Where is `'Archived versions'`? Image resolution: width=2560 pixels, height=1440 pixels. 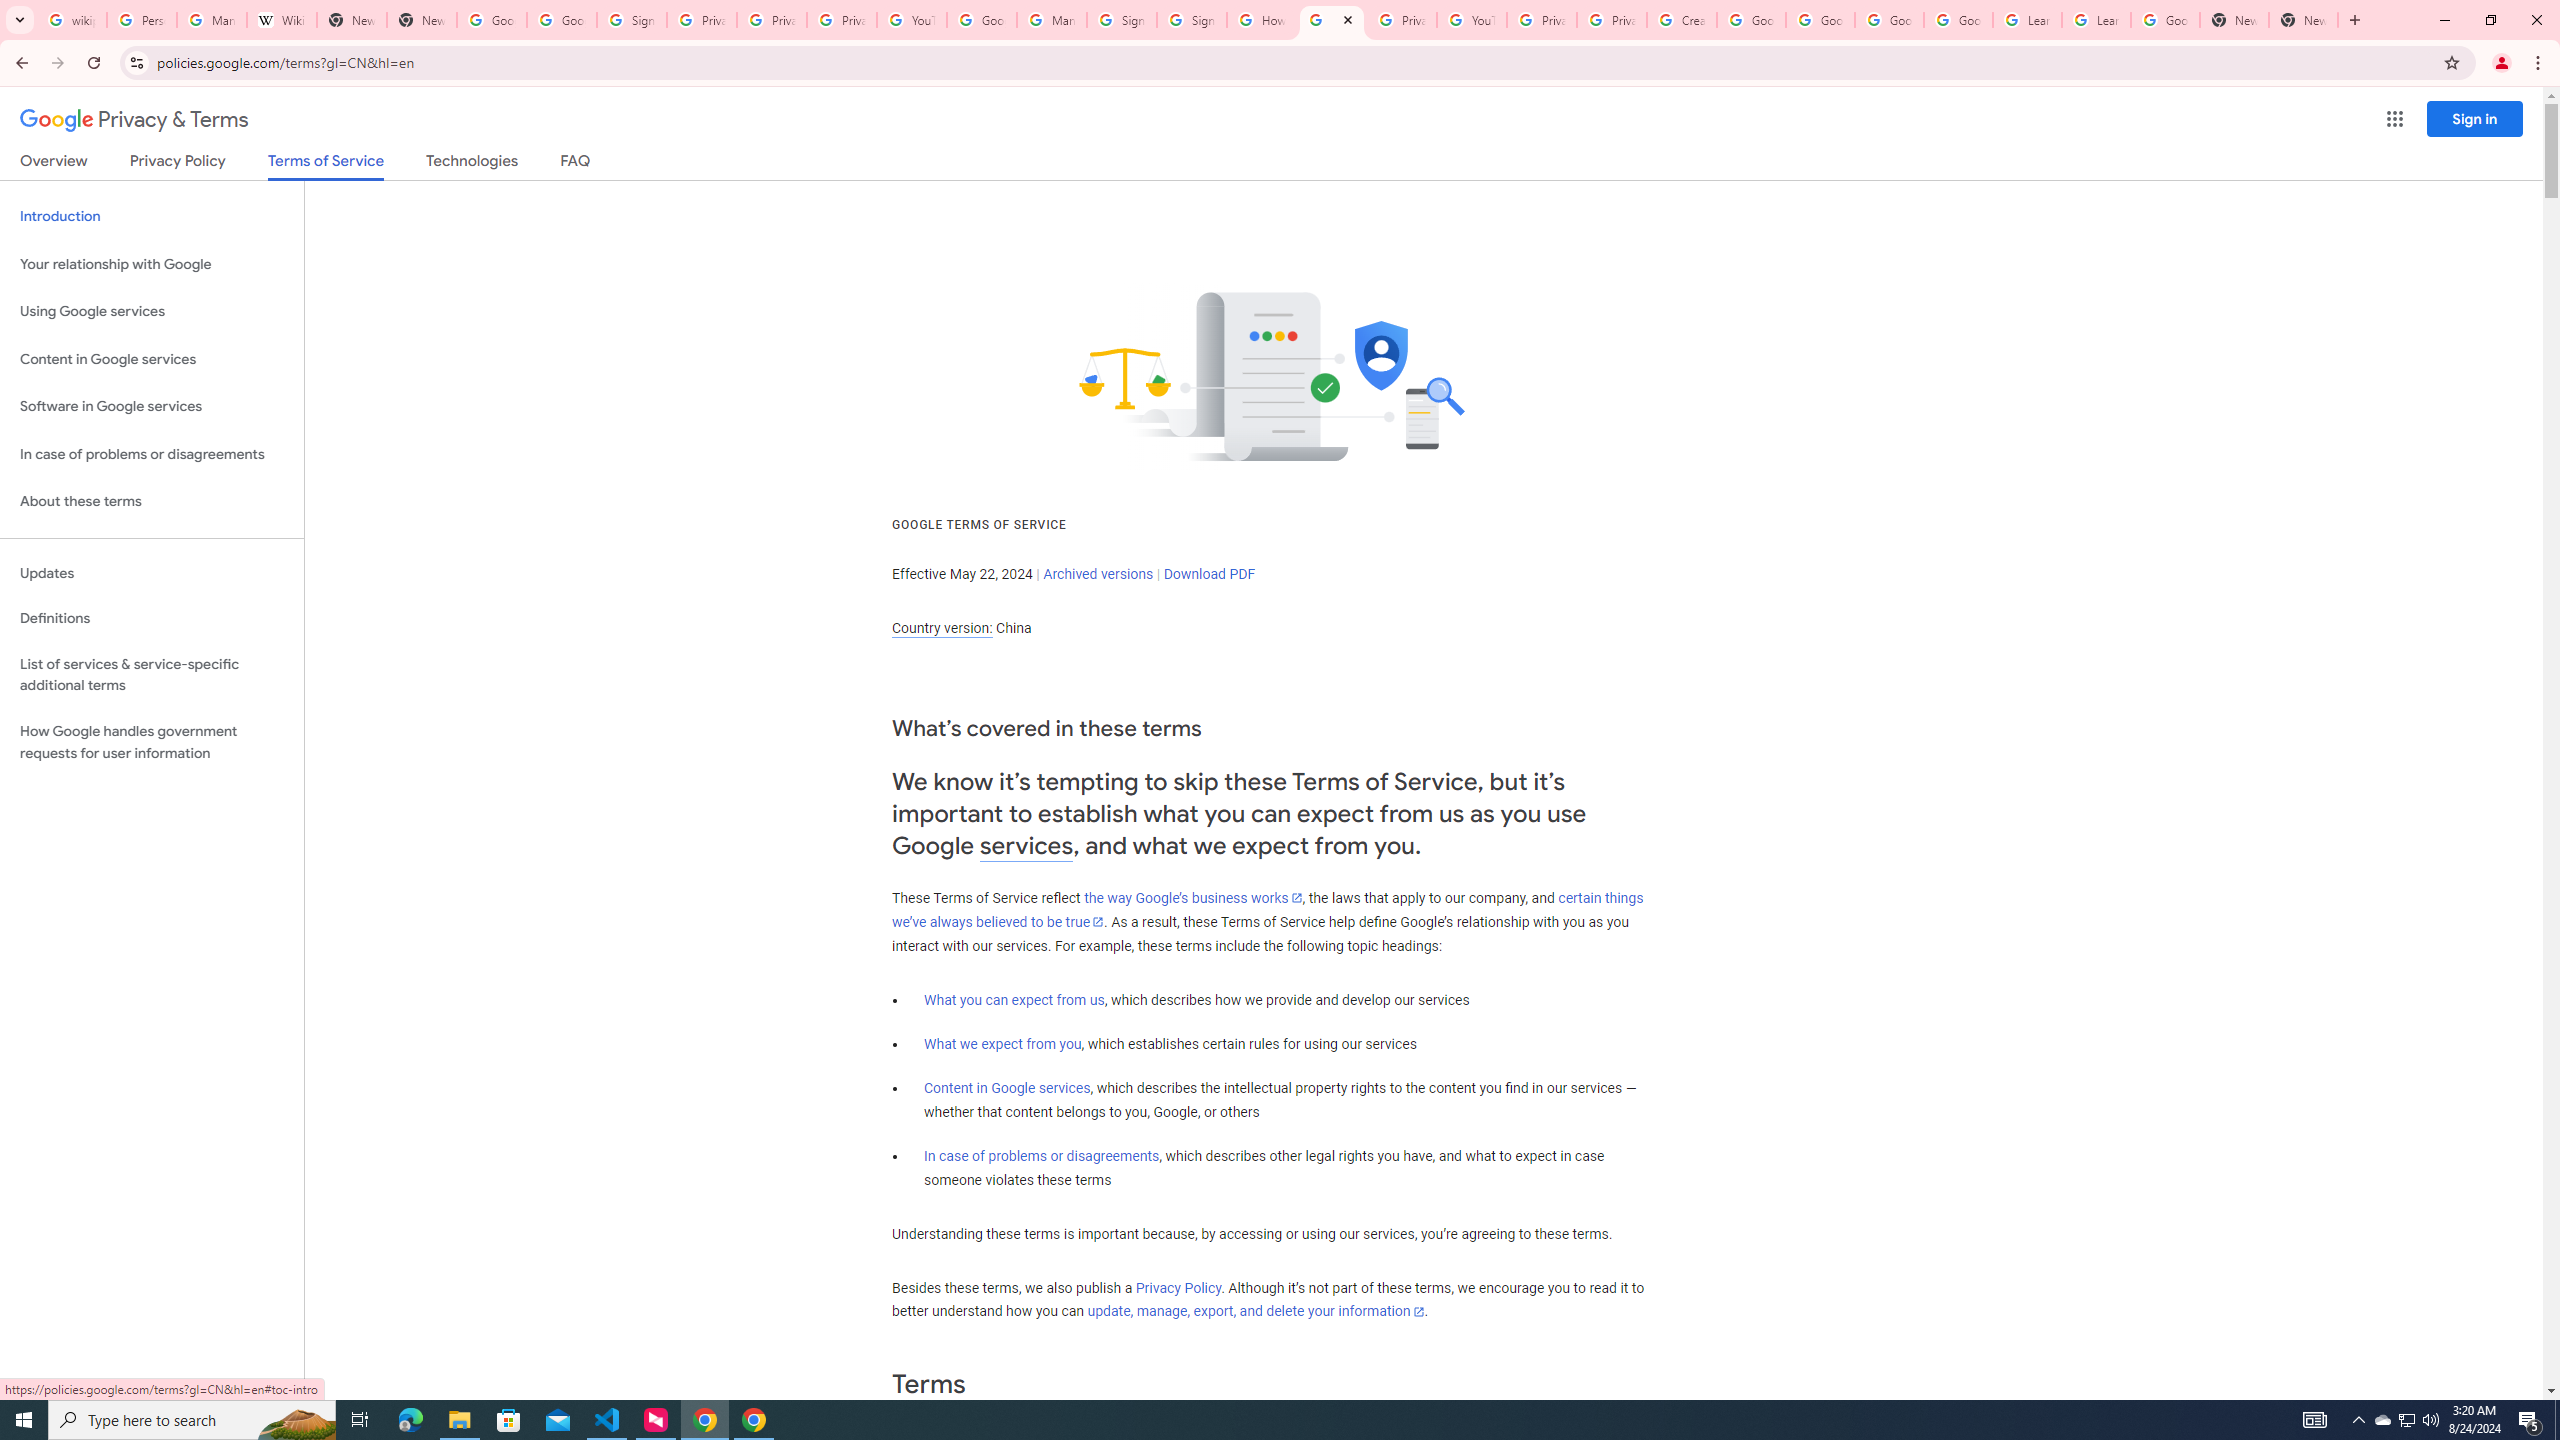 'Archived versions' is located at coordinates (1097, 572).